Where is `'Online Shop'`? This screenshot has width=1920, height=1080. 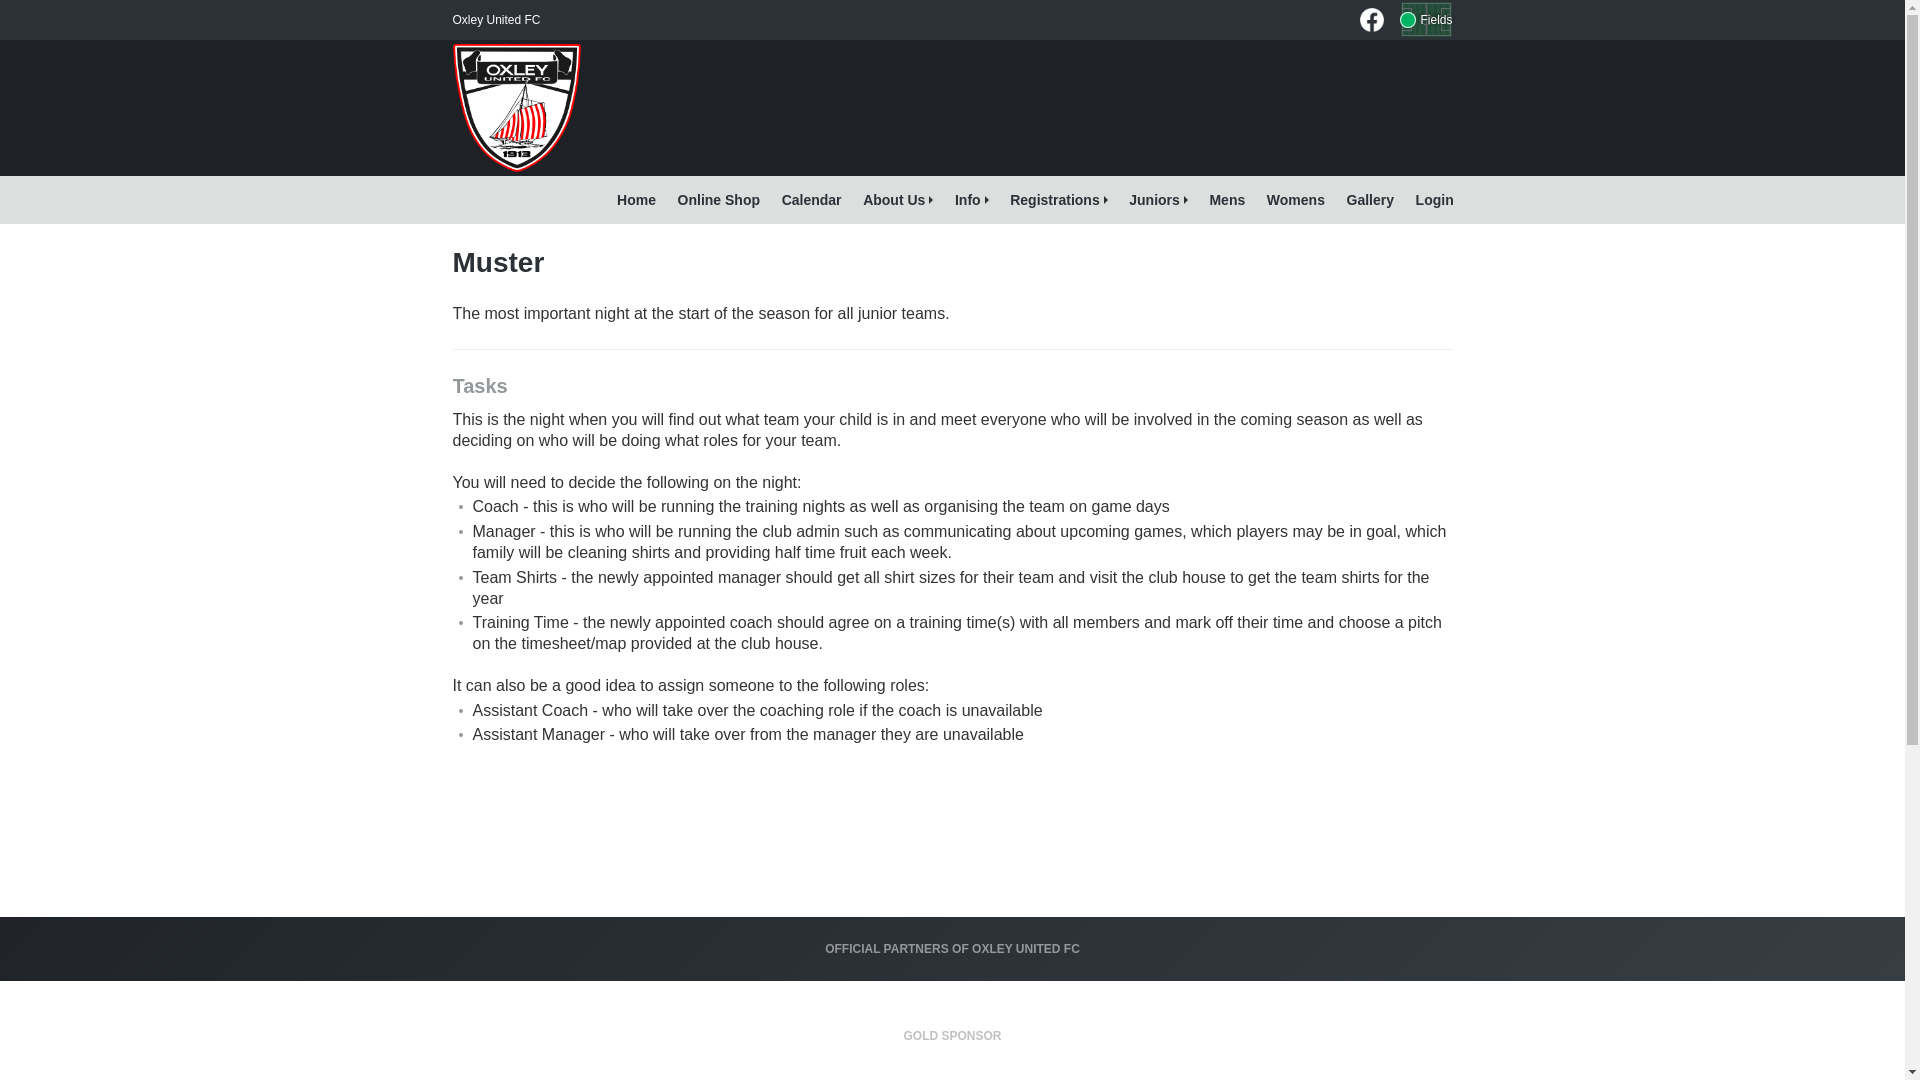 'Online Shop' is located at coordinates (719, 200).